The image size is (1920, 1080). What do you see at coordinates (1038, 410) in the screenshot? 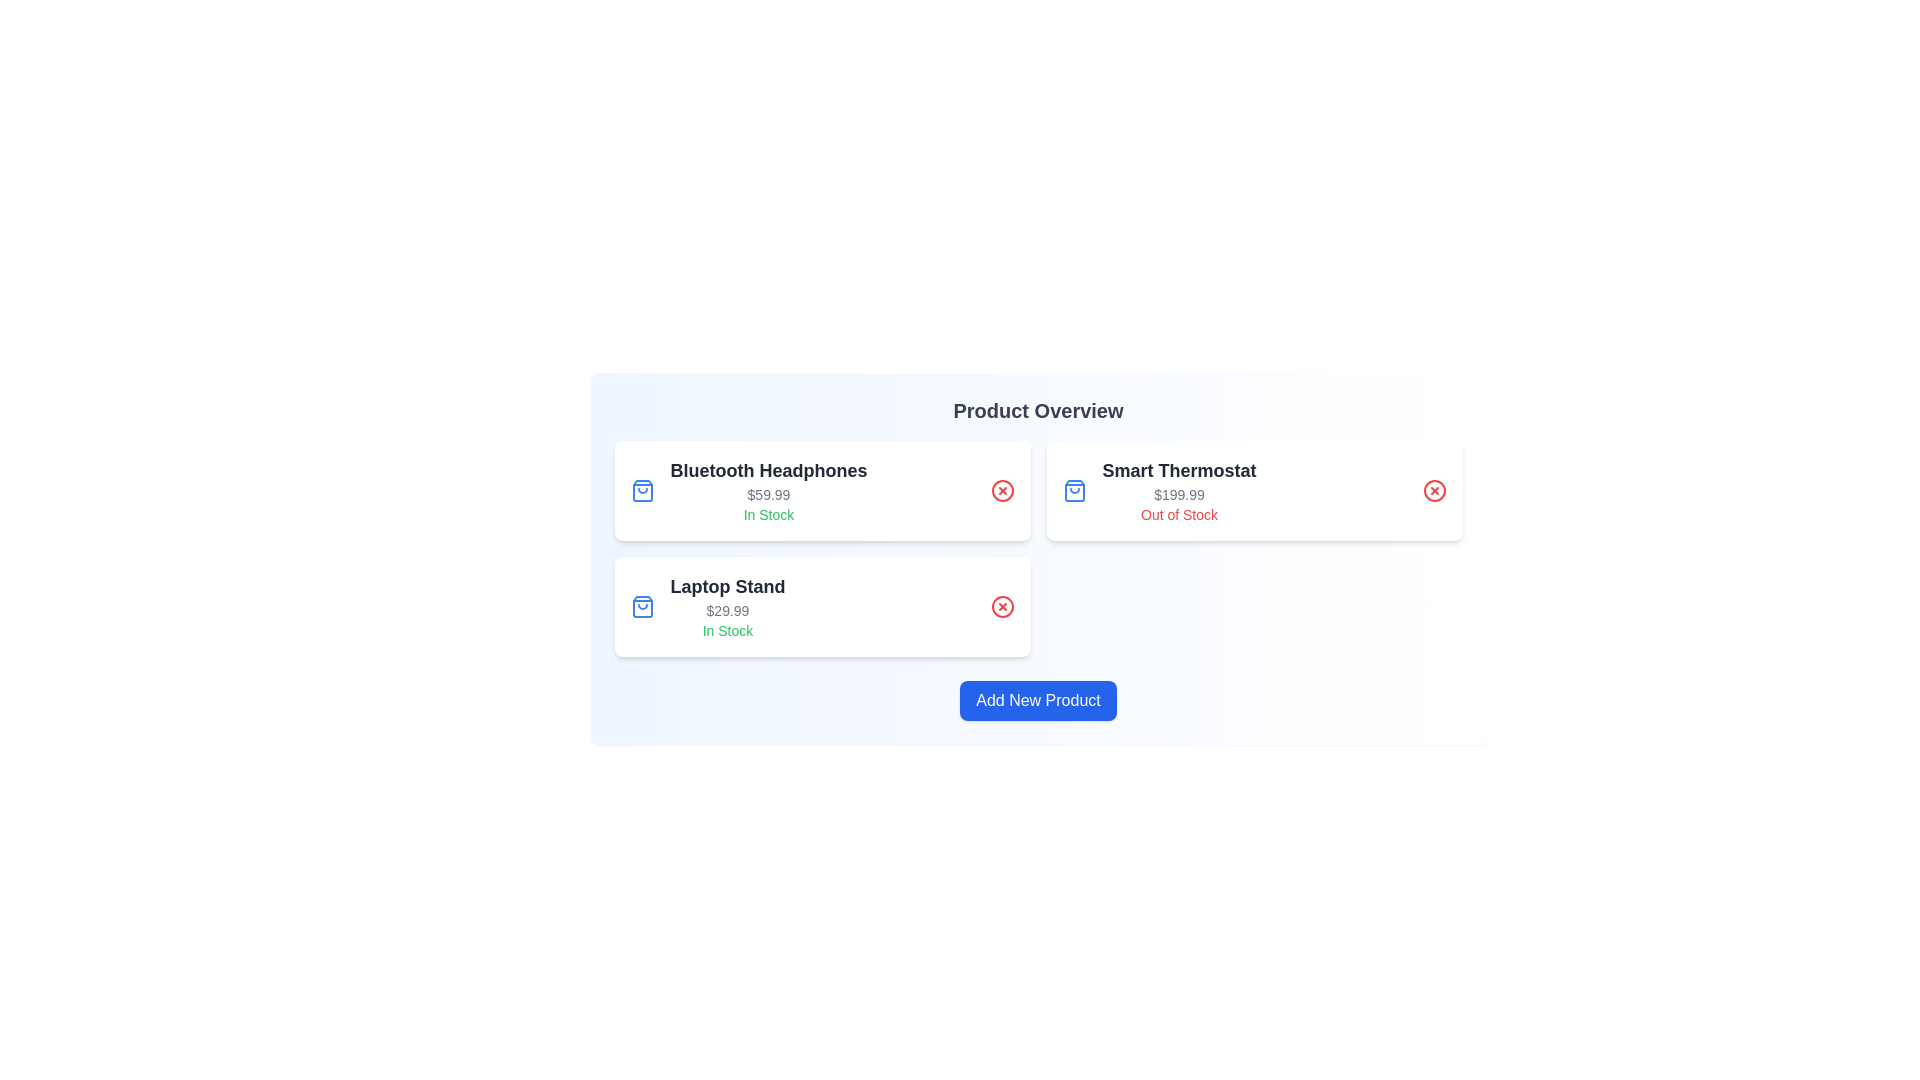
I see `the 'Product Overview' title to inspect the product overview section` at bounding box center [1038, 410].